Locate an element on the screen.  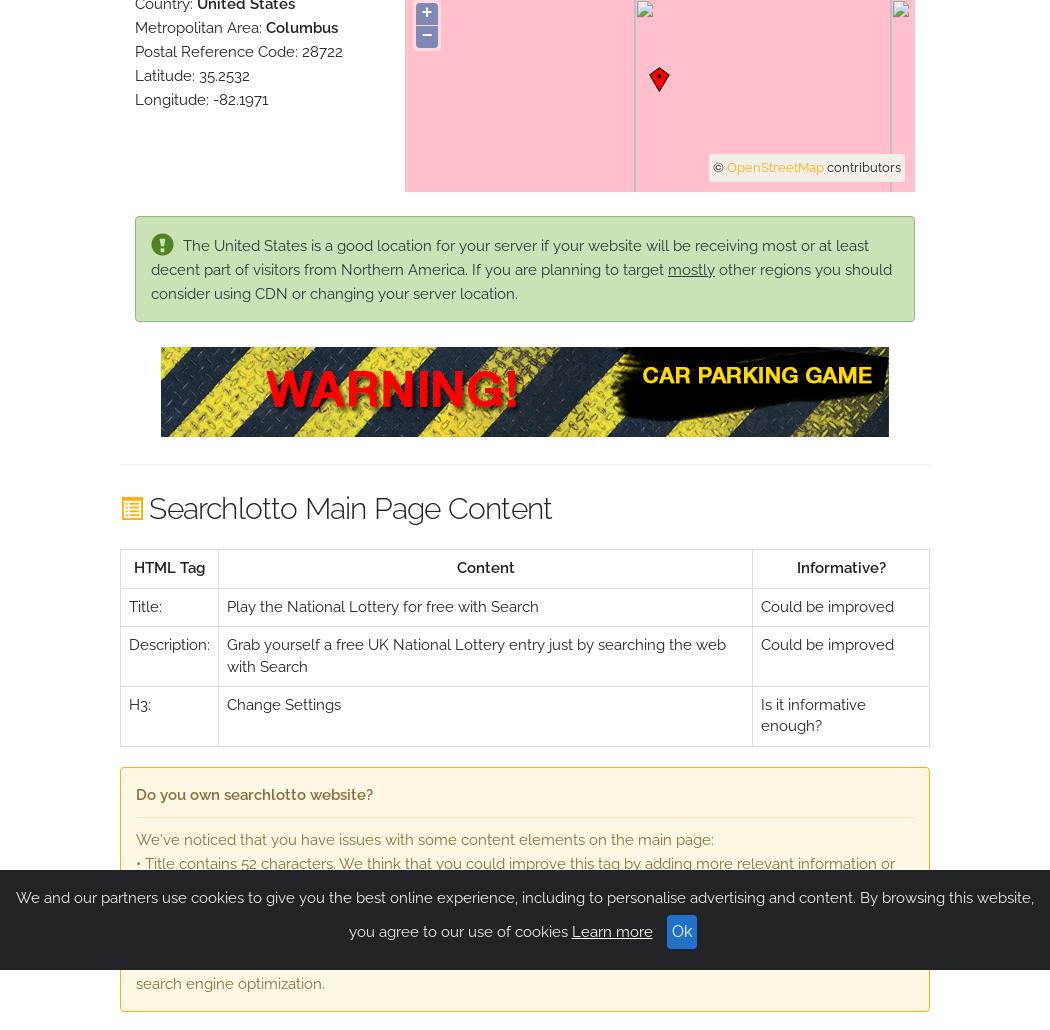
'Title:' is located at coordinates (144, 604).